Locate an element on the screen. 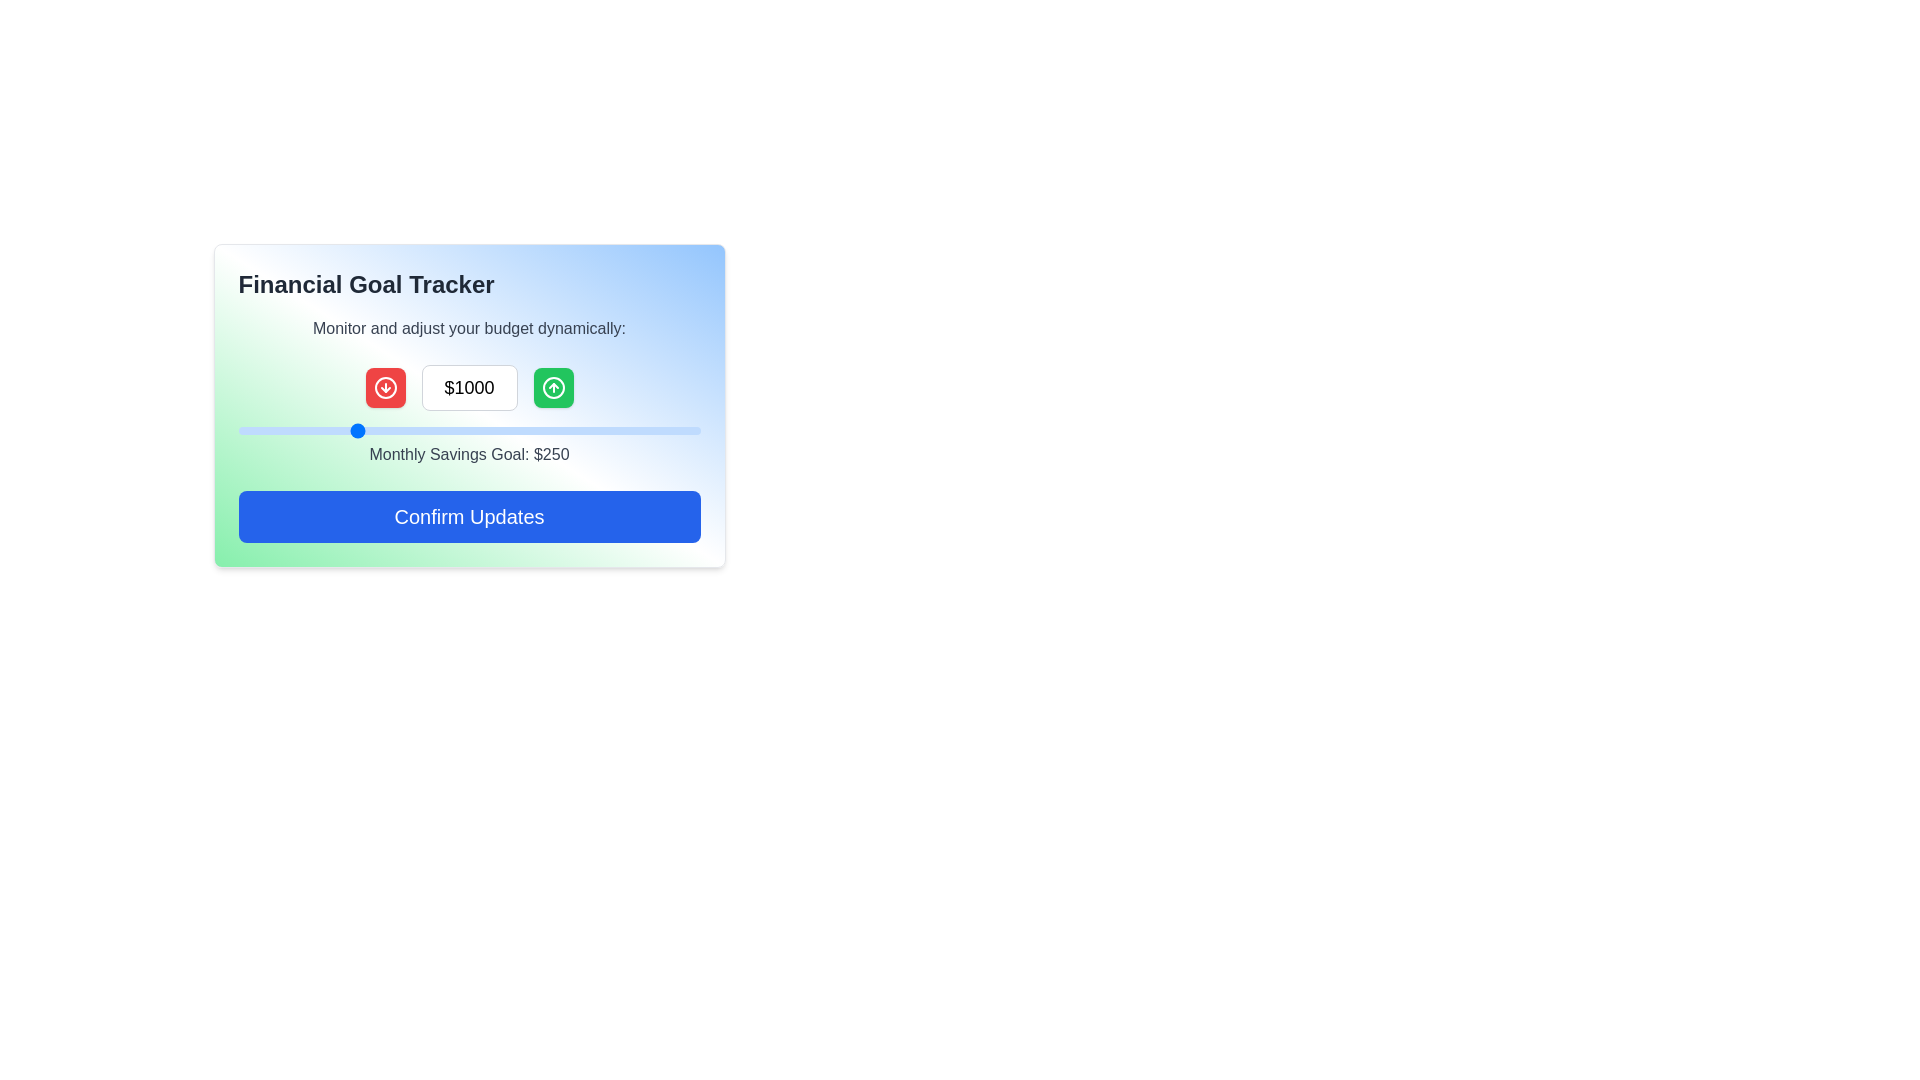 This screenshot has height=1080, width=1920. the monthly savings goal is located at coordinates (436, 430).